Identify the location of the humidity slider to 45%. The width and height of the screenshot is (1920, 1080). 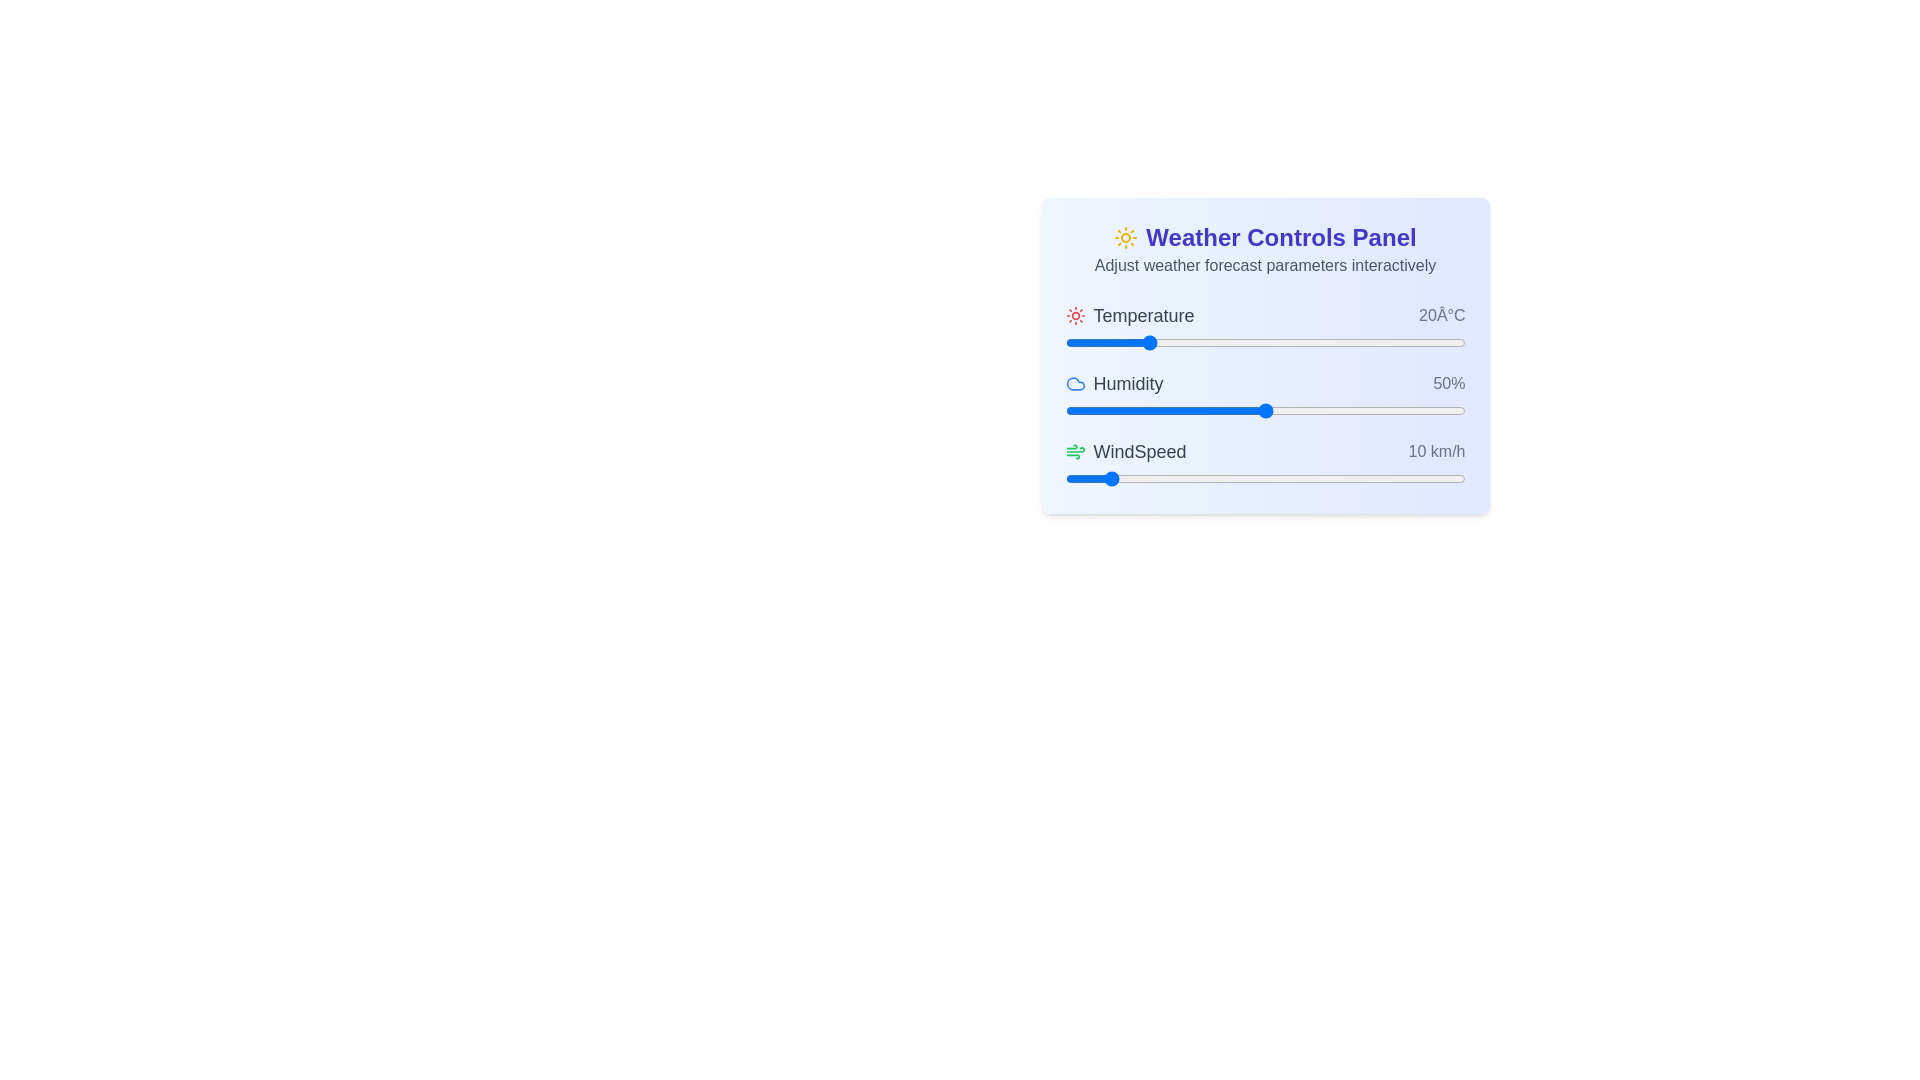
(1244, 410).